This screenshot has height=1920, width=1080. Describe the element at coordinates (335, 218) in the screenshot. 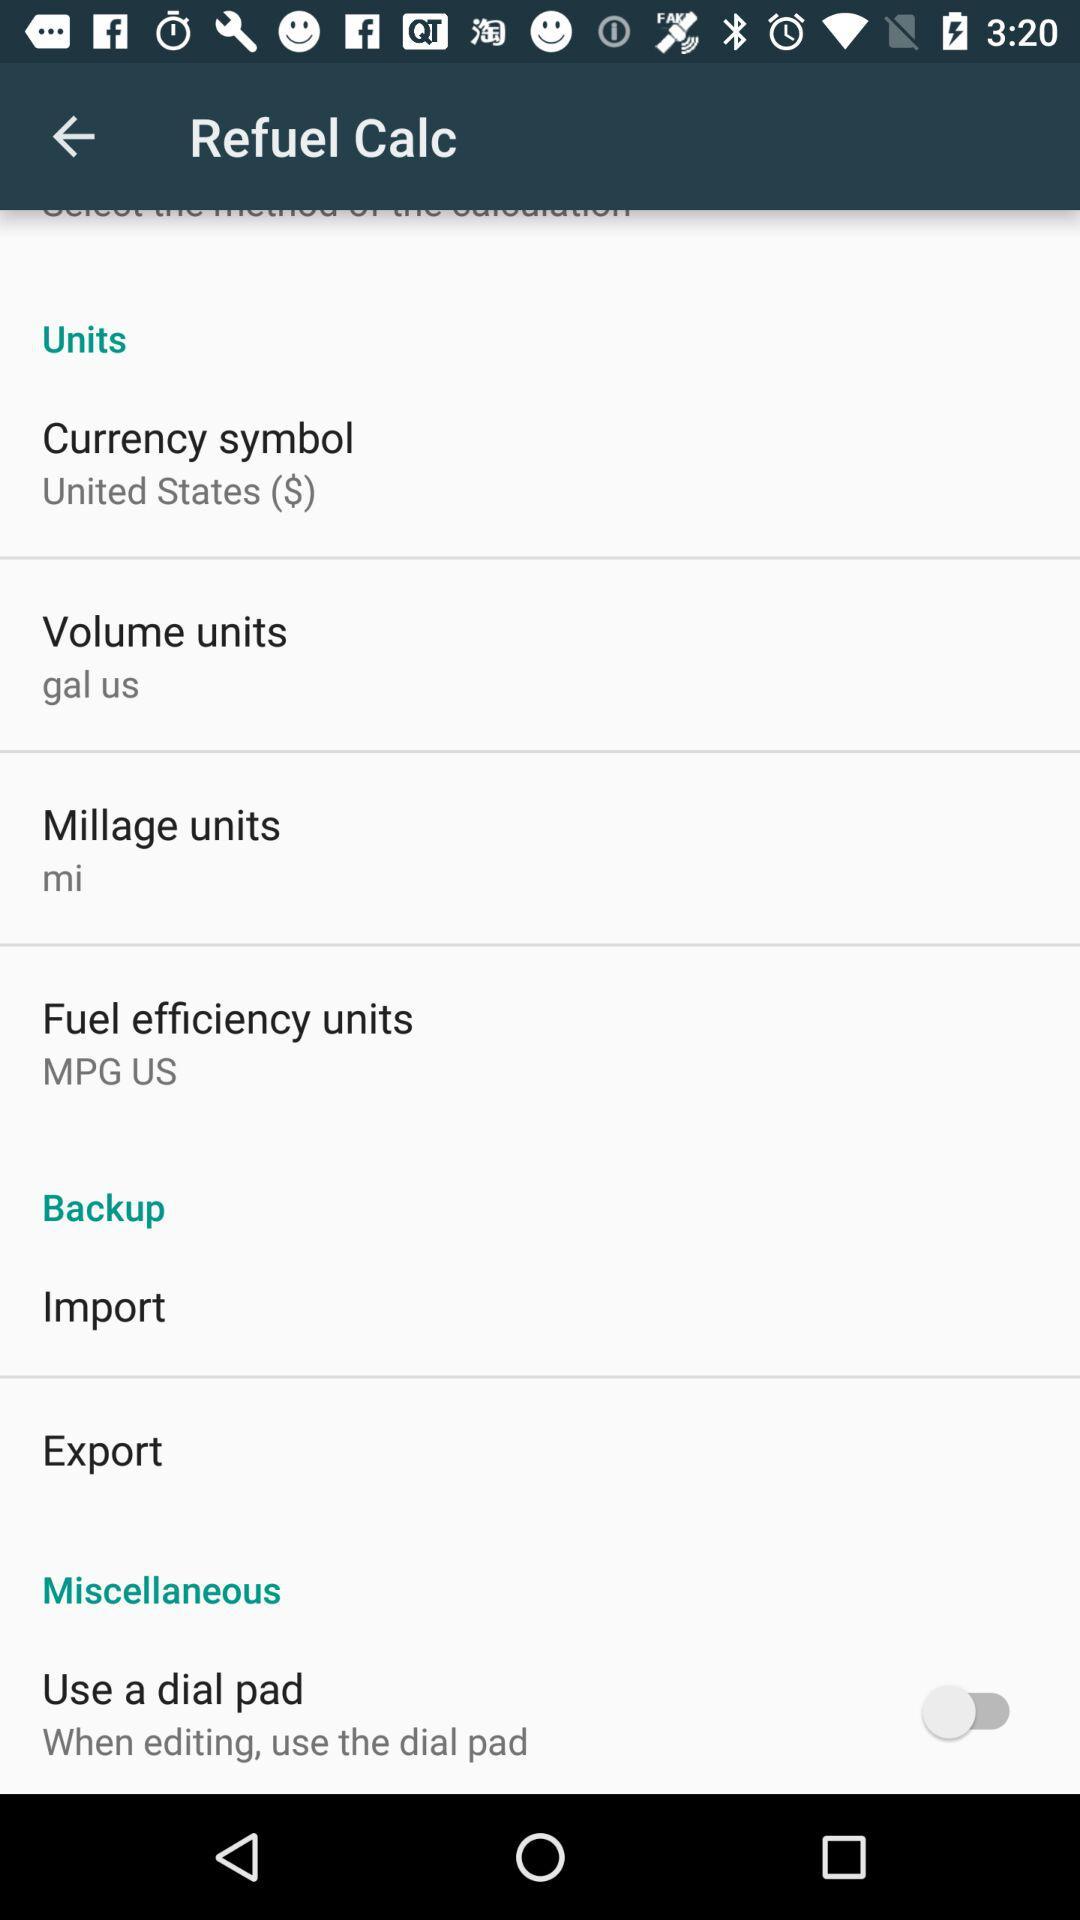

I see `the select the method app` at that location.